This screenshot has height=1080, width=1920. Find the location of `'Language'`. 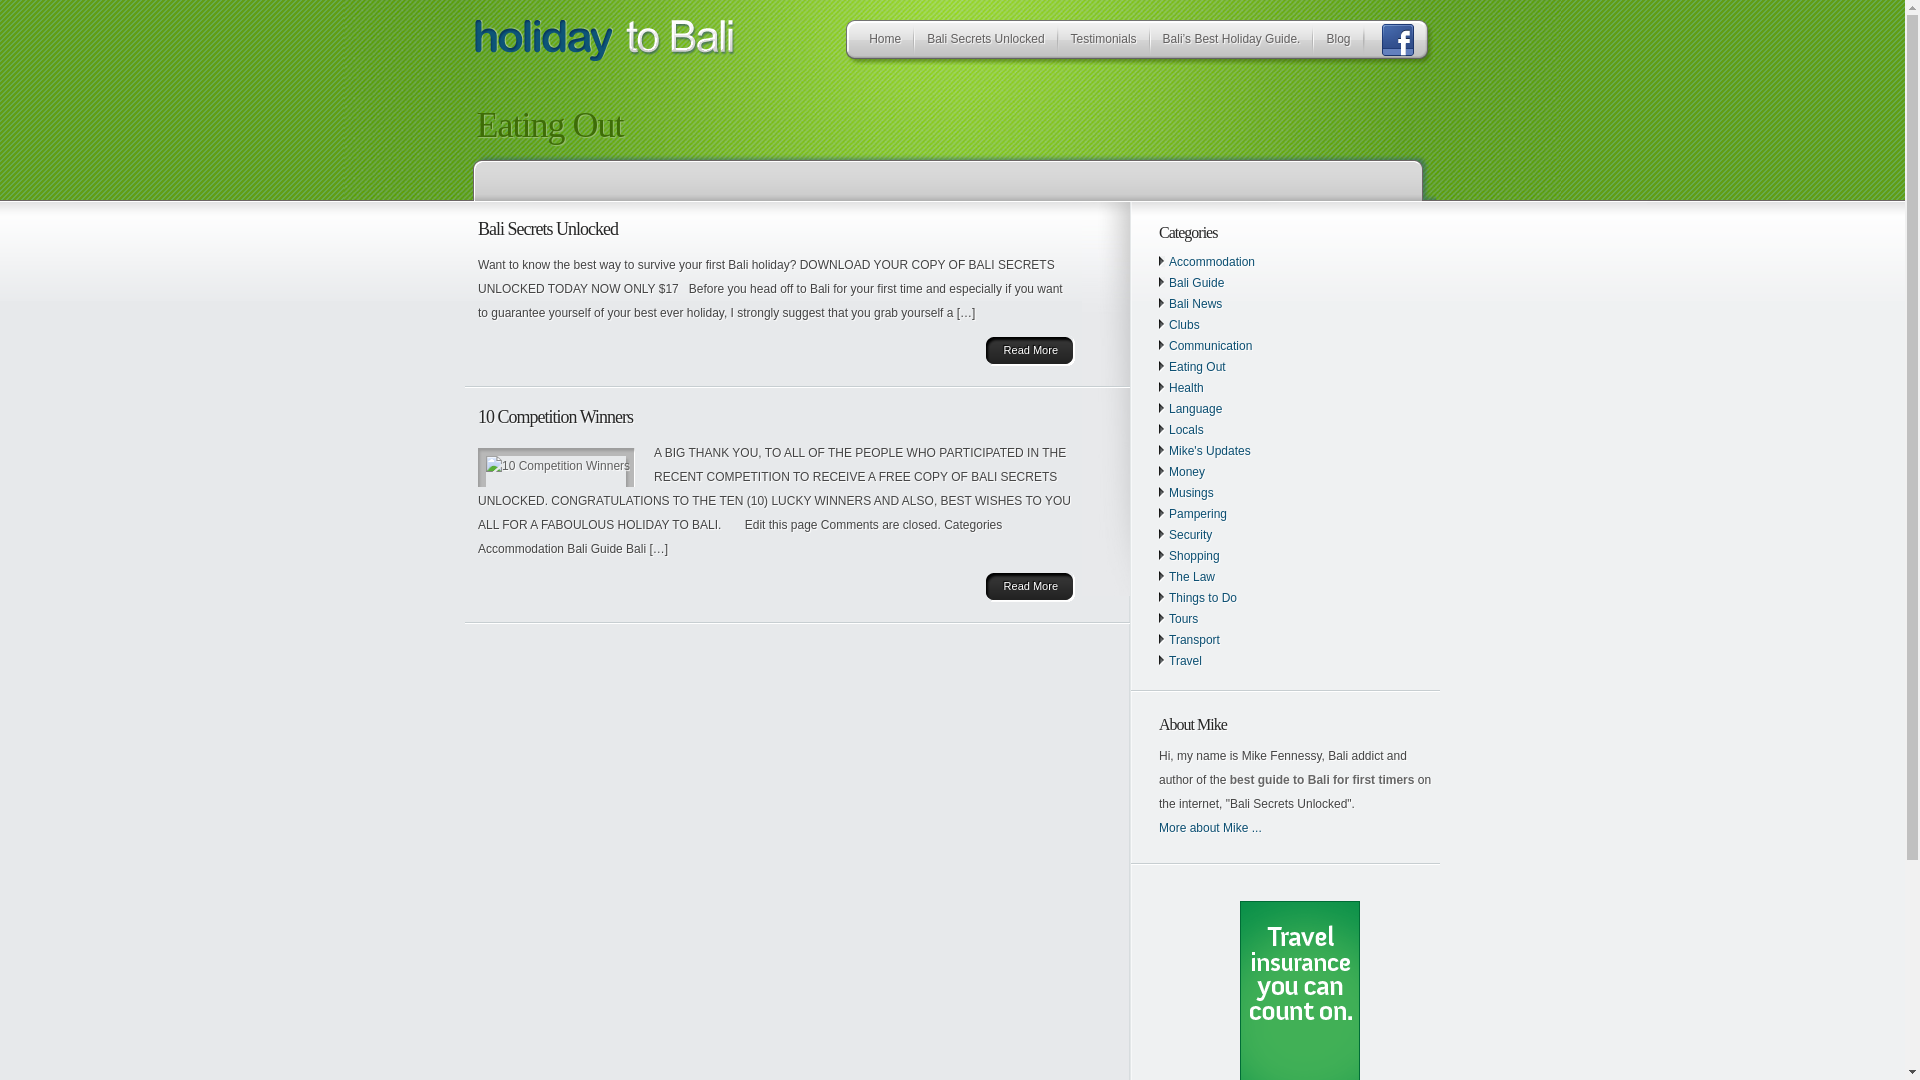

'Language' is located at coordinates (1195, 407).